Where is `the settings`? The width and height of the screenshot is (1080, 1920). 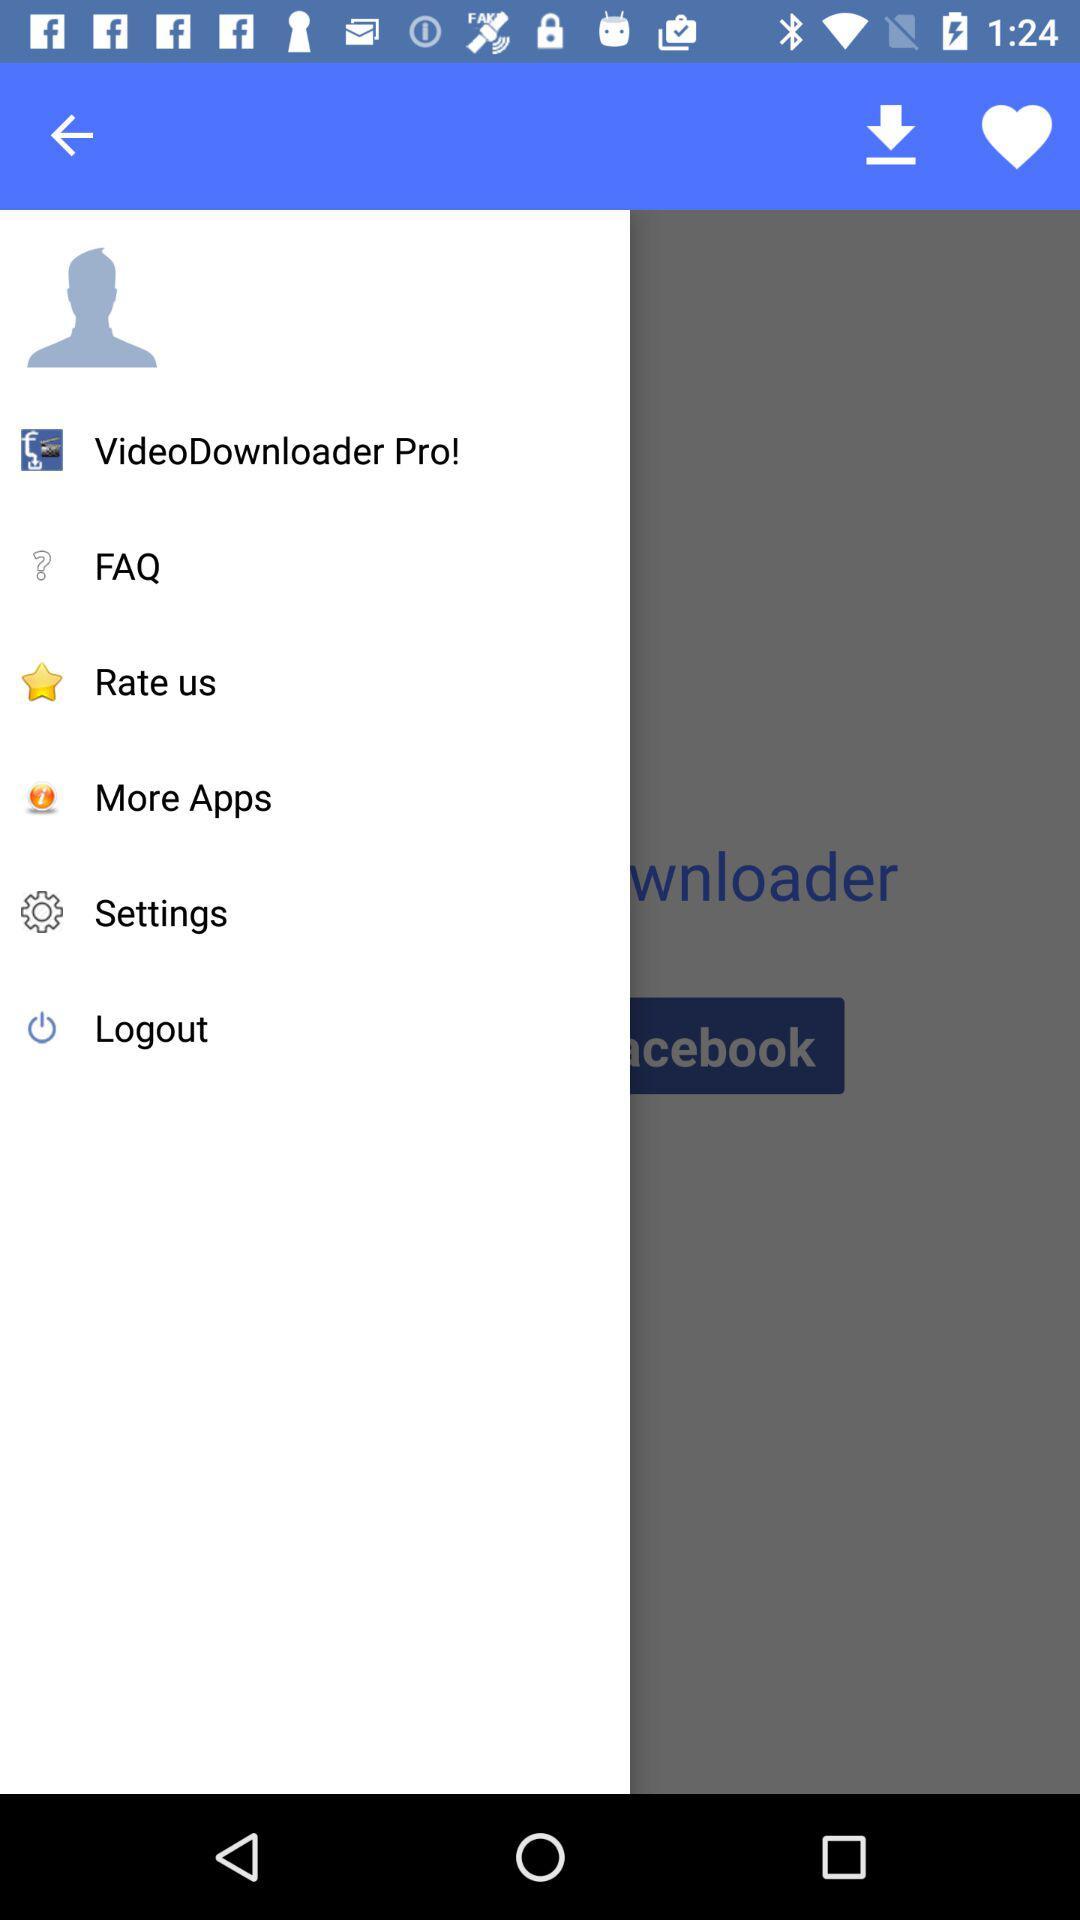 the settings is located at coordinates (160, 911).